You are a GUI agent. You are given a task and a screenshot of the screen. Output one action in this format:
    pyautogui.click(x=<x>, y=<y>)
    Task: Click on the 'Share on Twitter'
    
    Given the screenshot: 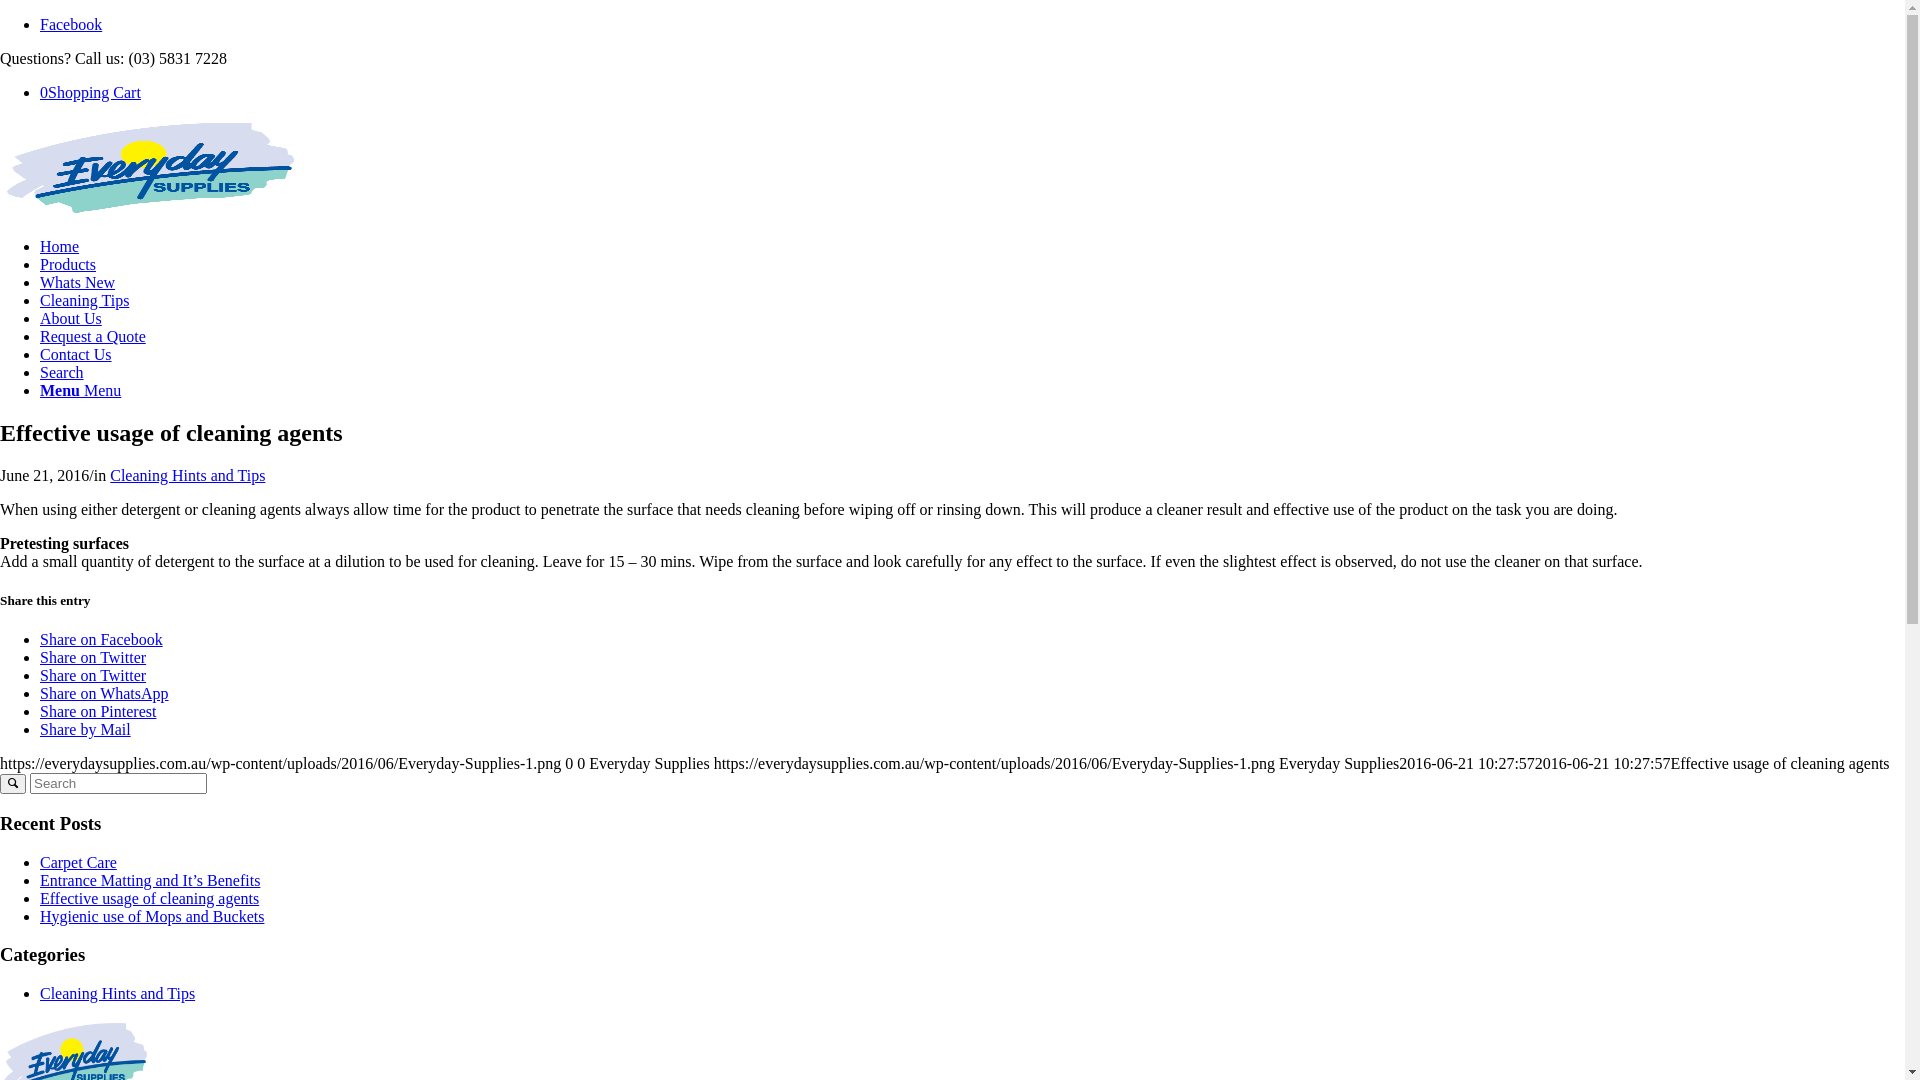 What is the action you would take?
    pyautogui.click(x=91, y=675)
    